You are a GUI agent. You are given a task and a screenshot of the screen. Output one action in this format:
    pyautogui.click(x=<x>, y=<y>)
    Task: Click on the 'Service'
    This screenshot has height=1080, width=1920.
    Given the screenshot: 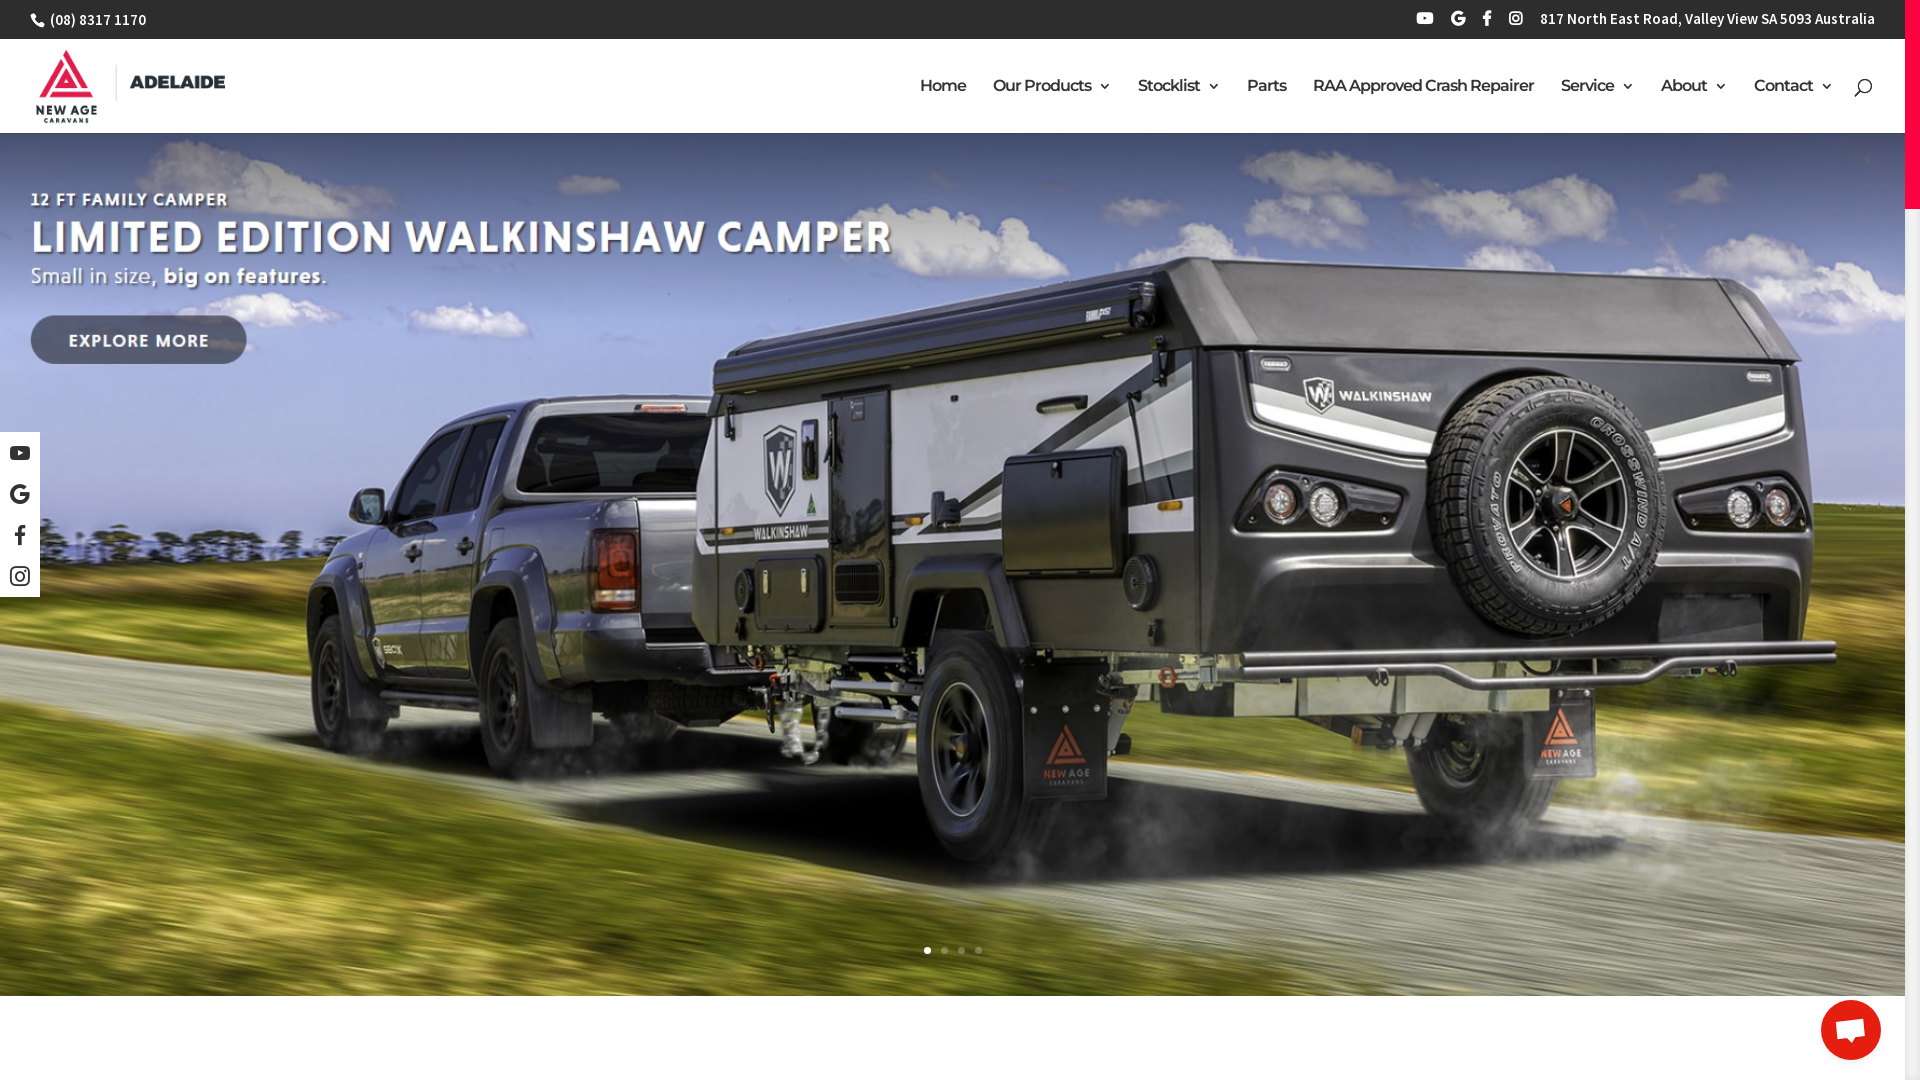 What is the action you would take?
    pyautogui.click(x=1596, y=104)
    